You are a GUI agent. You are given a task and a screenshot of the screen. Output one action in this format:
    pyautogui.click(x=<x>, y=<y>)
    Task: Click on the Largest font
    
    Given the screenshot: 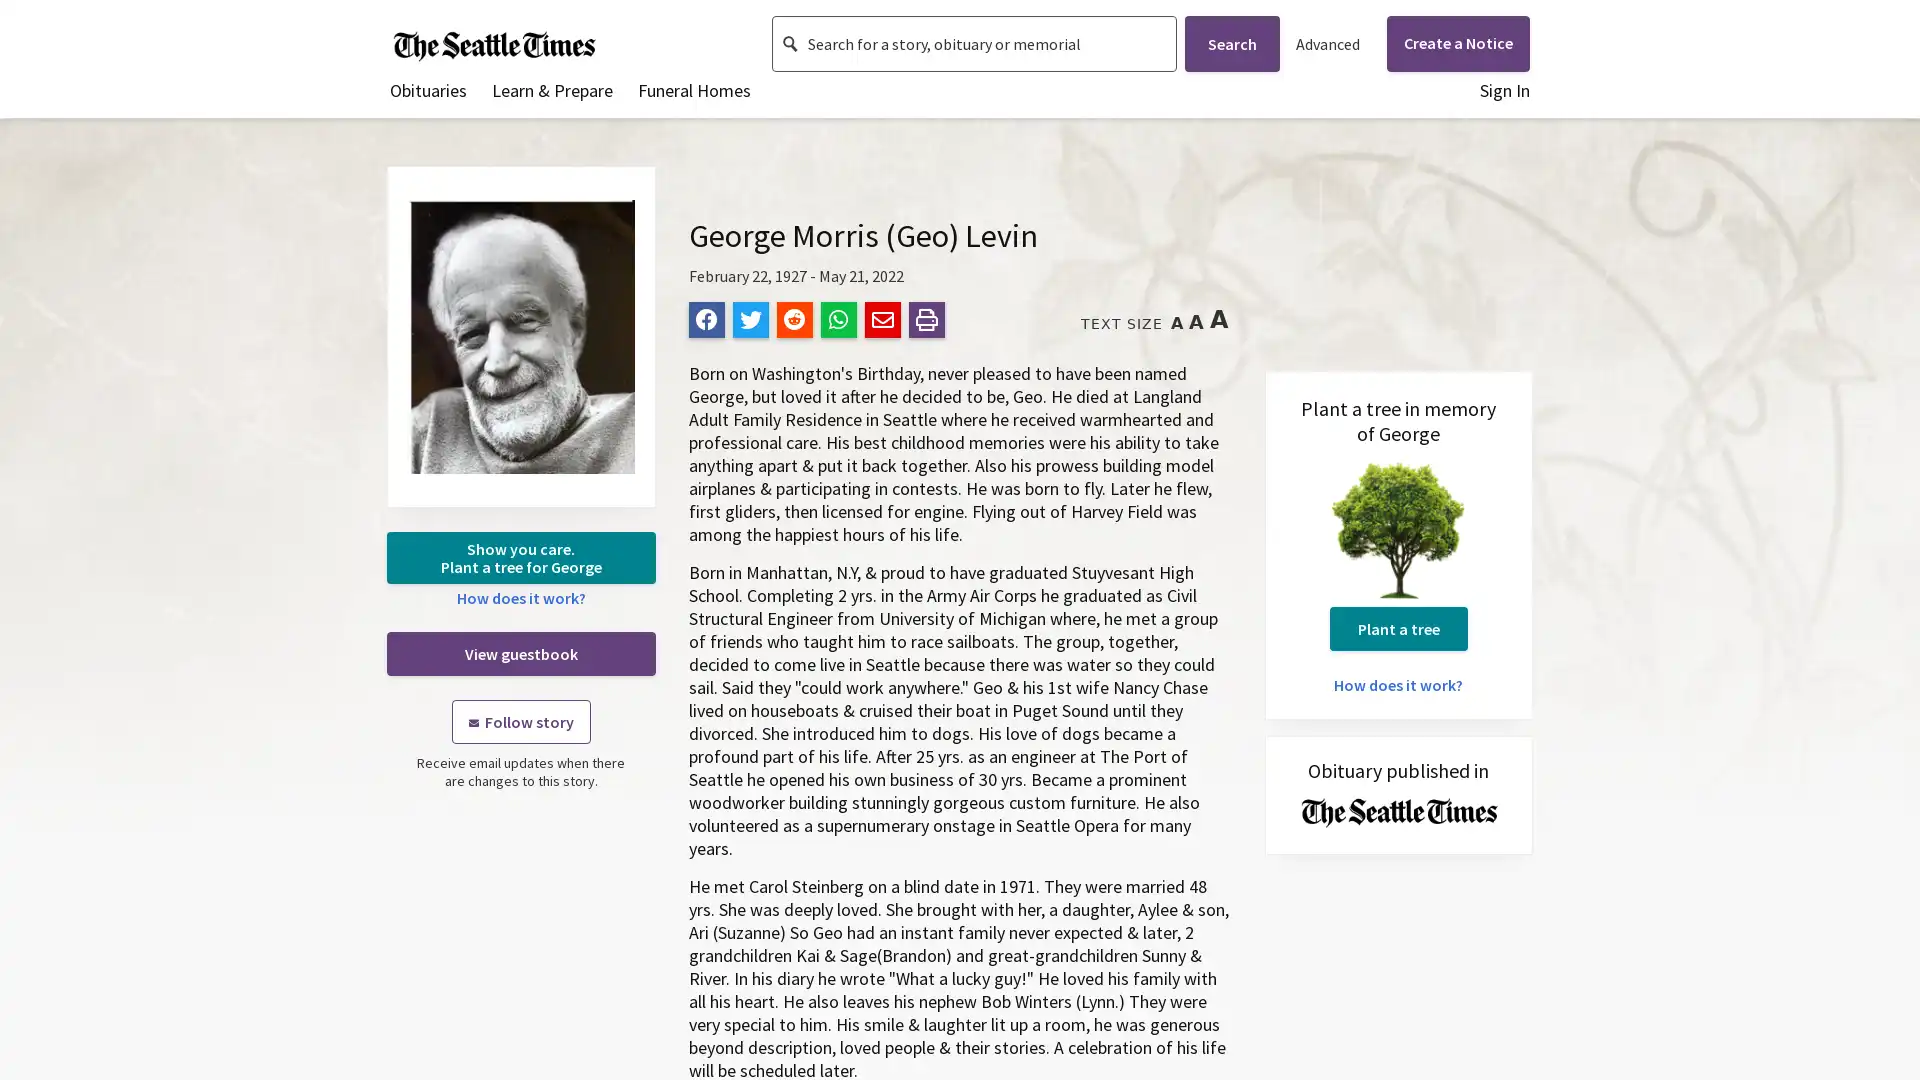 What is the action you would take?
    pyautogui.click(x=1217, y=319)
    